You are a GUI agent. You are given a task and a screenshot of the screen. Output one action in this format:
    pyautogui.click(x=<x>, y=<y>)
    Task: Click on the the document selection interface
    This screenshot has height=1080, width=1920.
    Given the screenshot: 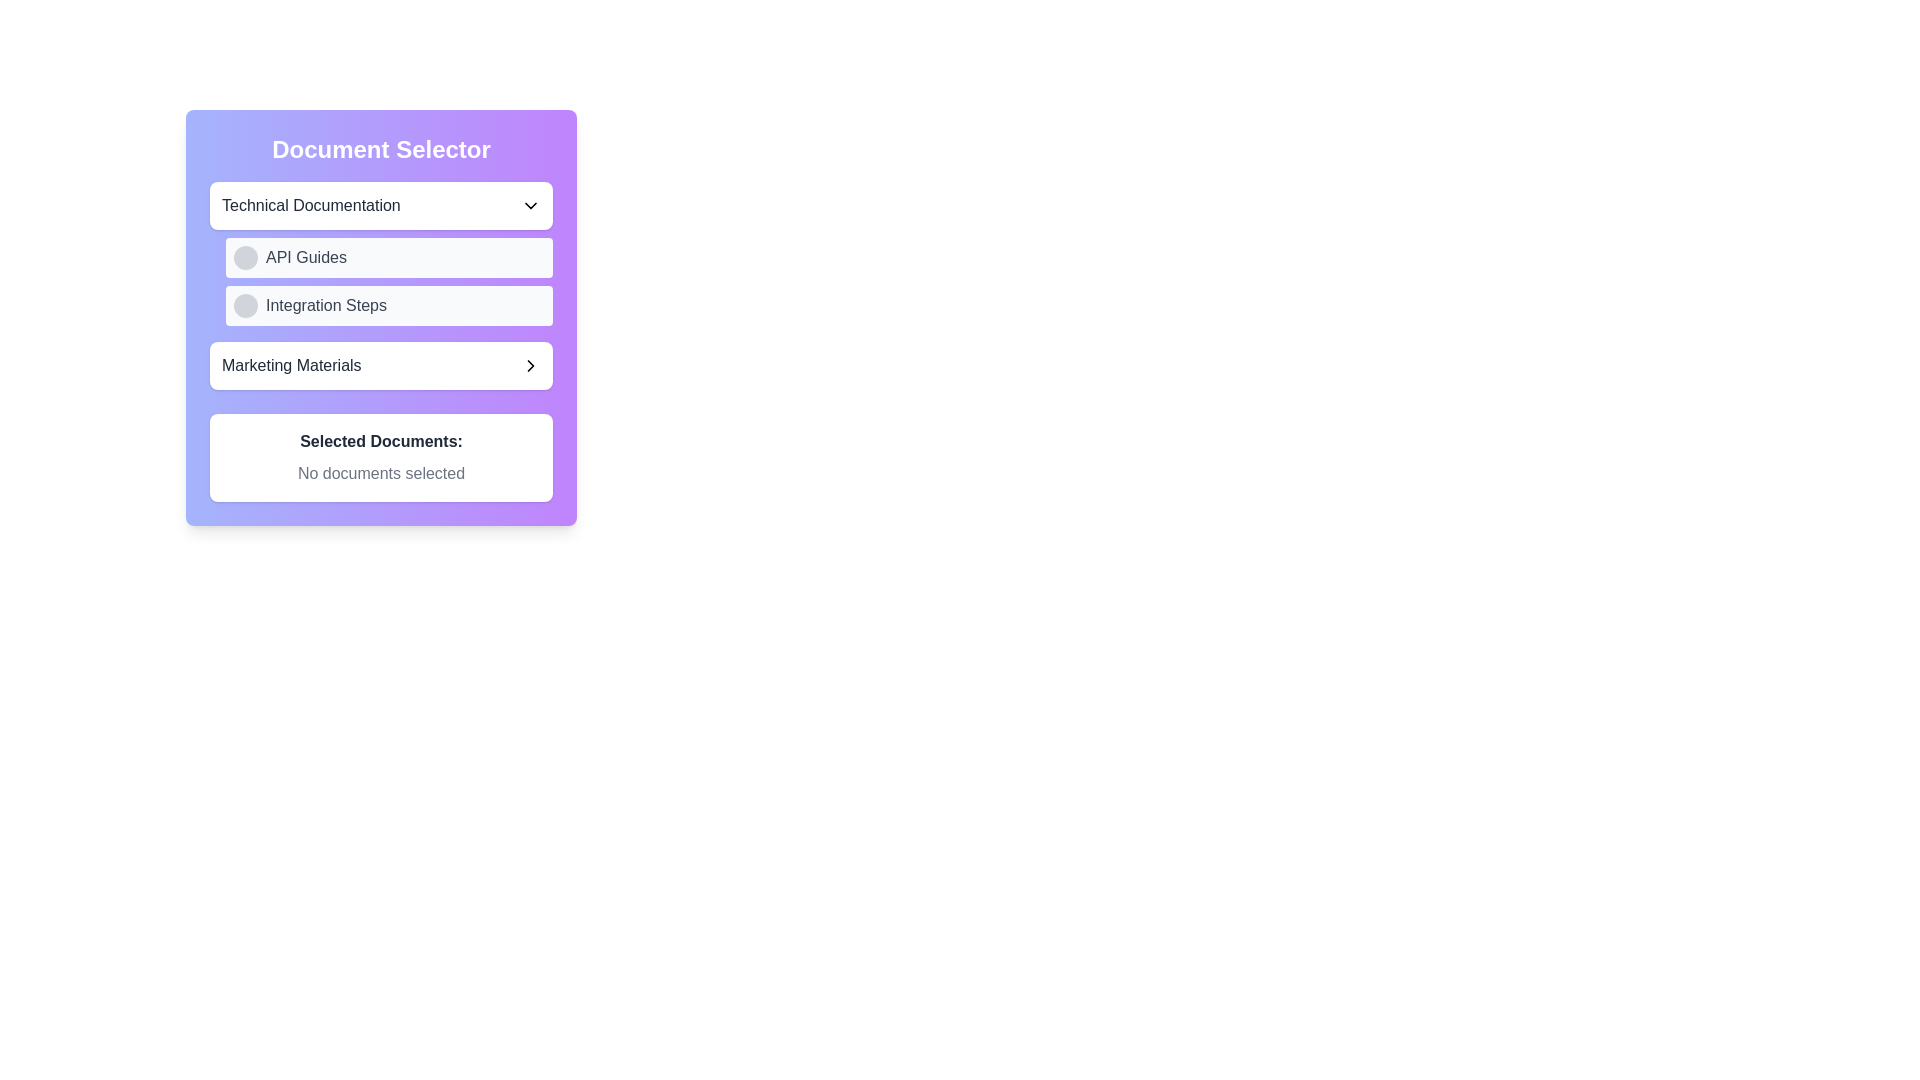 What is the action you would take?
    pyautogui.click(x=381, y=316)
    